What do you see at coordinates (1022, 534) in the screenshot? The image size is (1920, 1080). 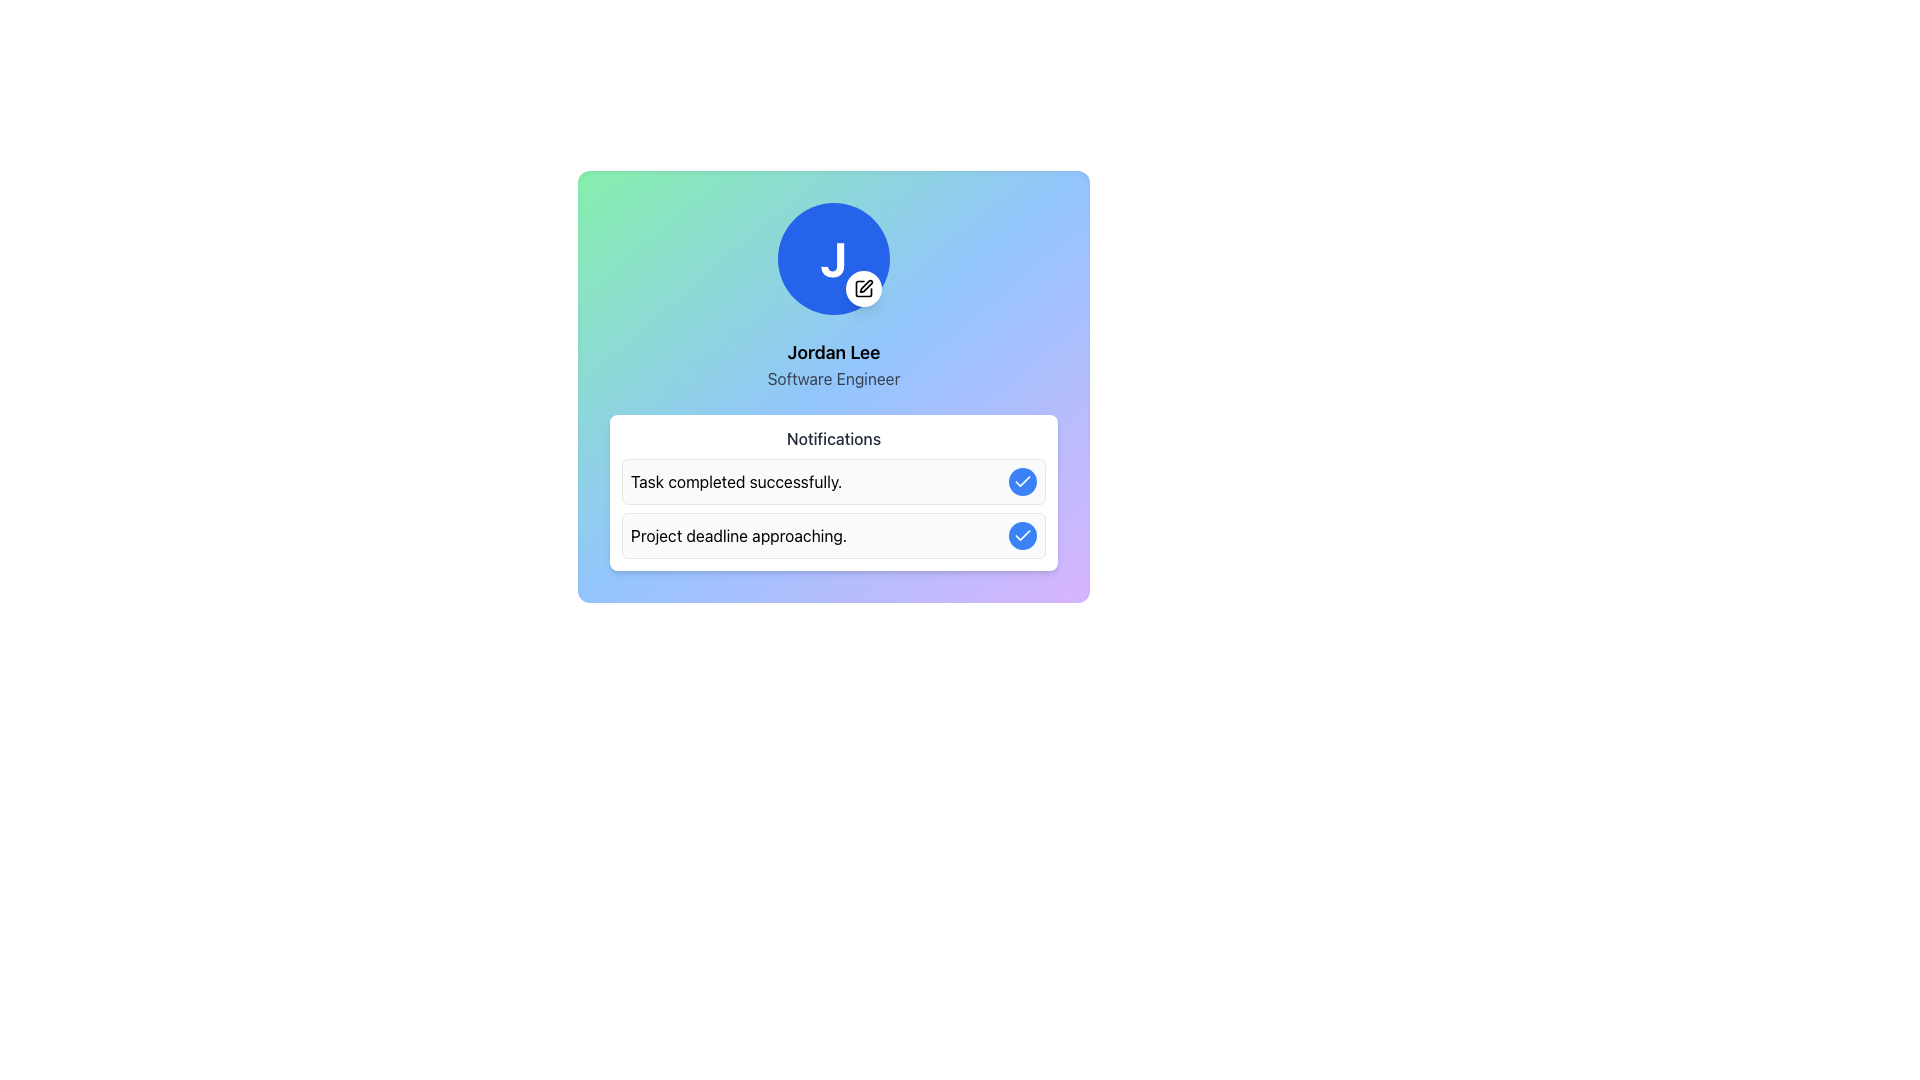 I see `the small white checkmark icon within the blue rounded square, which indicates task completion, located to the right of the text 'Task completed successfully.' in the notification list` at bounding box center [1022, 534].